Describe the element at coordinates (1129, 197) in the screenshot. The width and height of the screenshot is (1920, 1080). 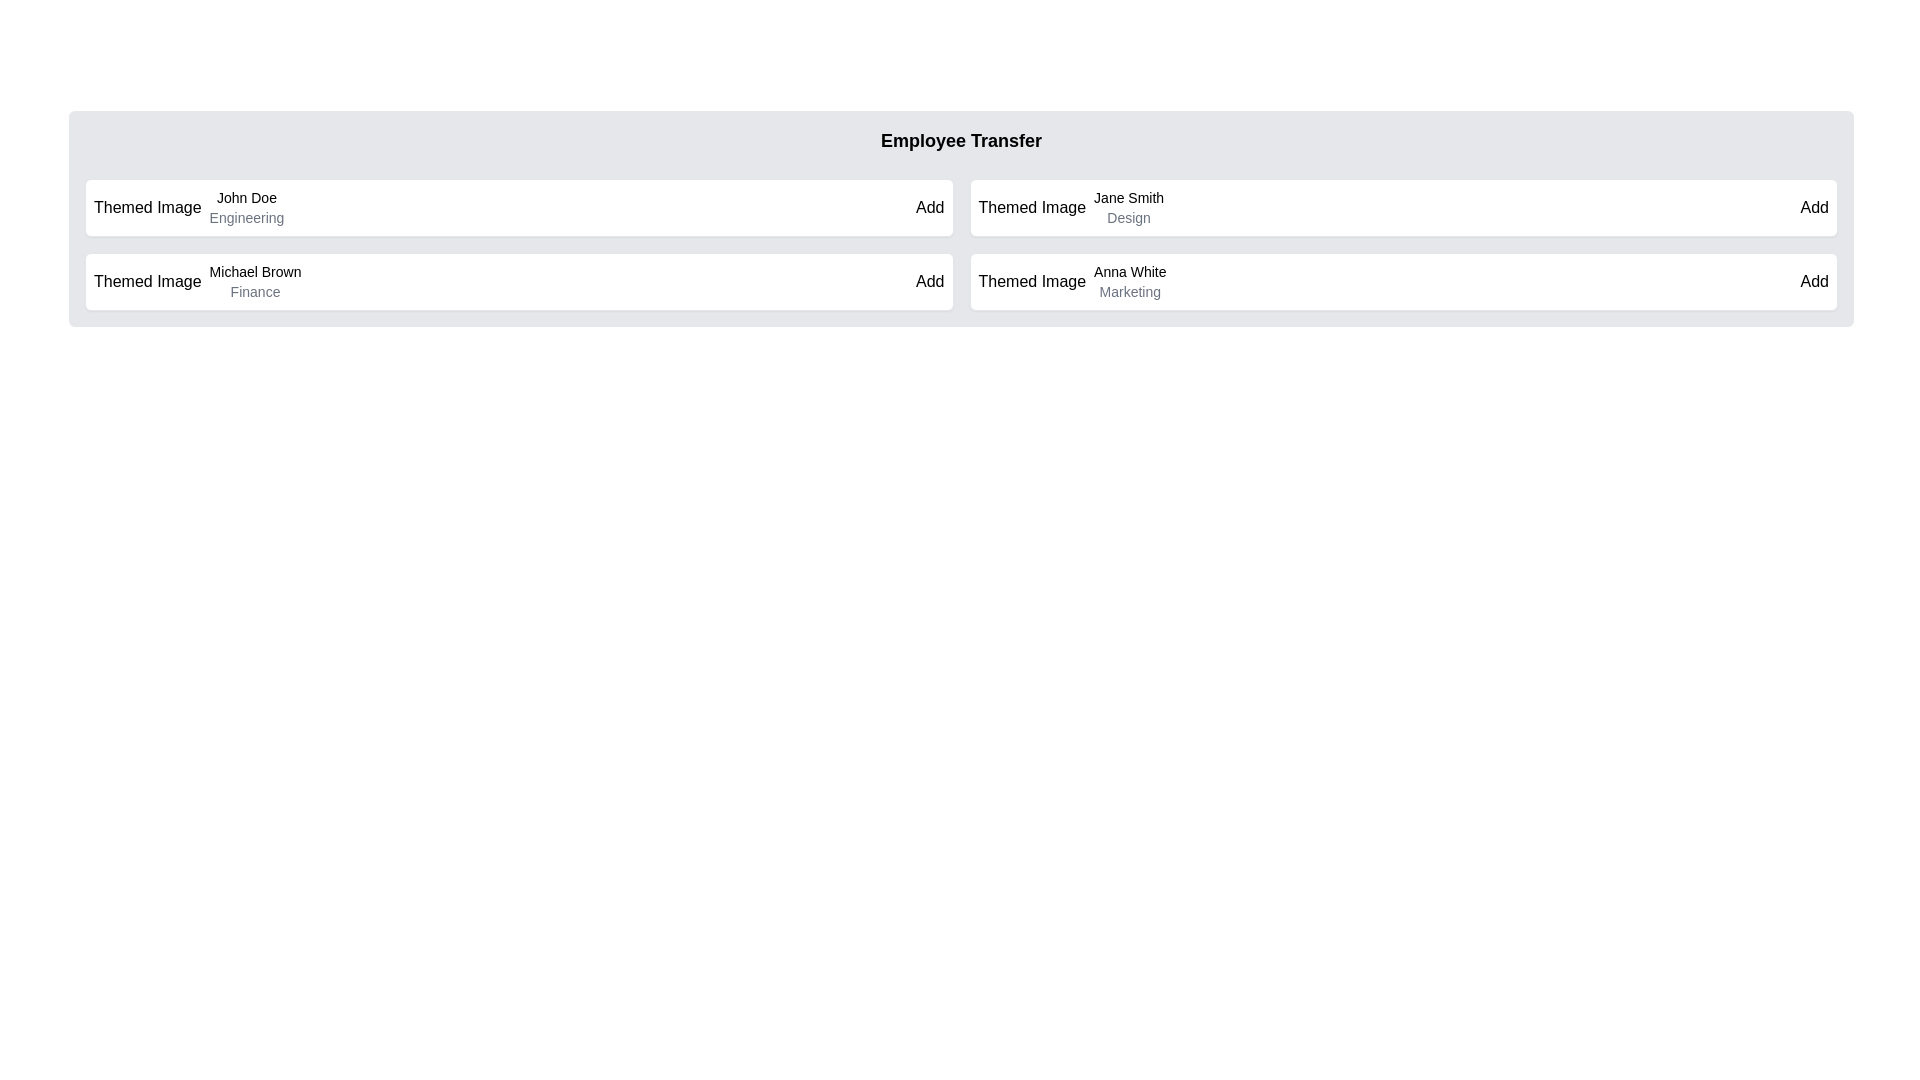
I see `the text label displaying 'Jane Smith' in the Employee Transfer interface, located in the right section under the profile label` at that location.